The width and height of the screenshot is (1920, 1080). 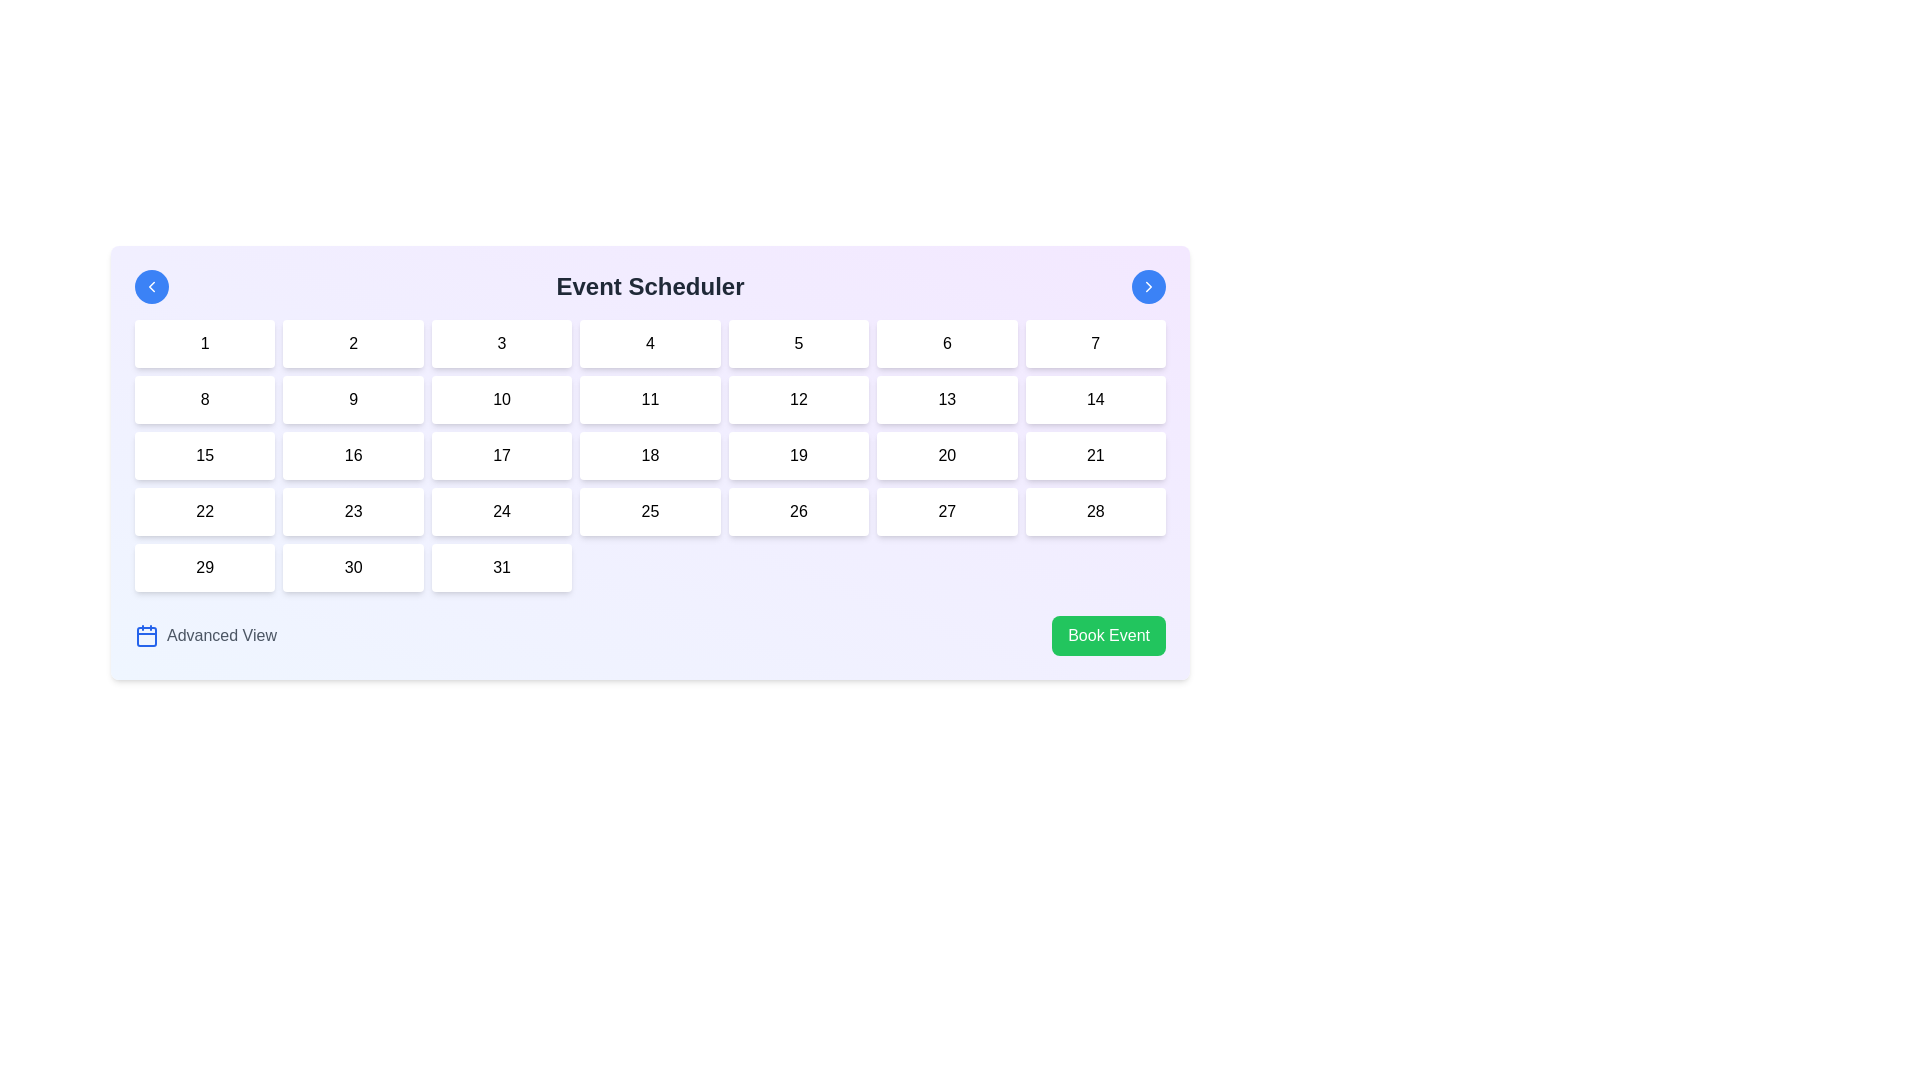 What do you see at coordinates (151, 286) in the screenshot?
I see `the leftward chevron icon contained within the blue circular button at the top-left corner of the event scheduler interface` at bounding box center [151, 286].